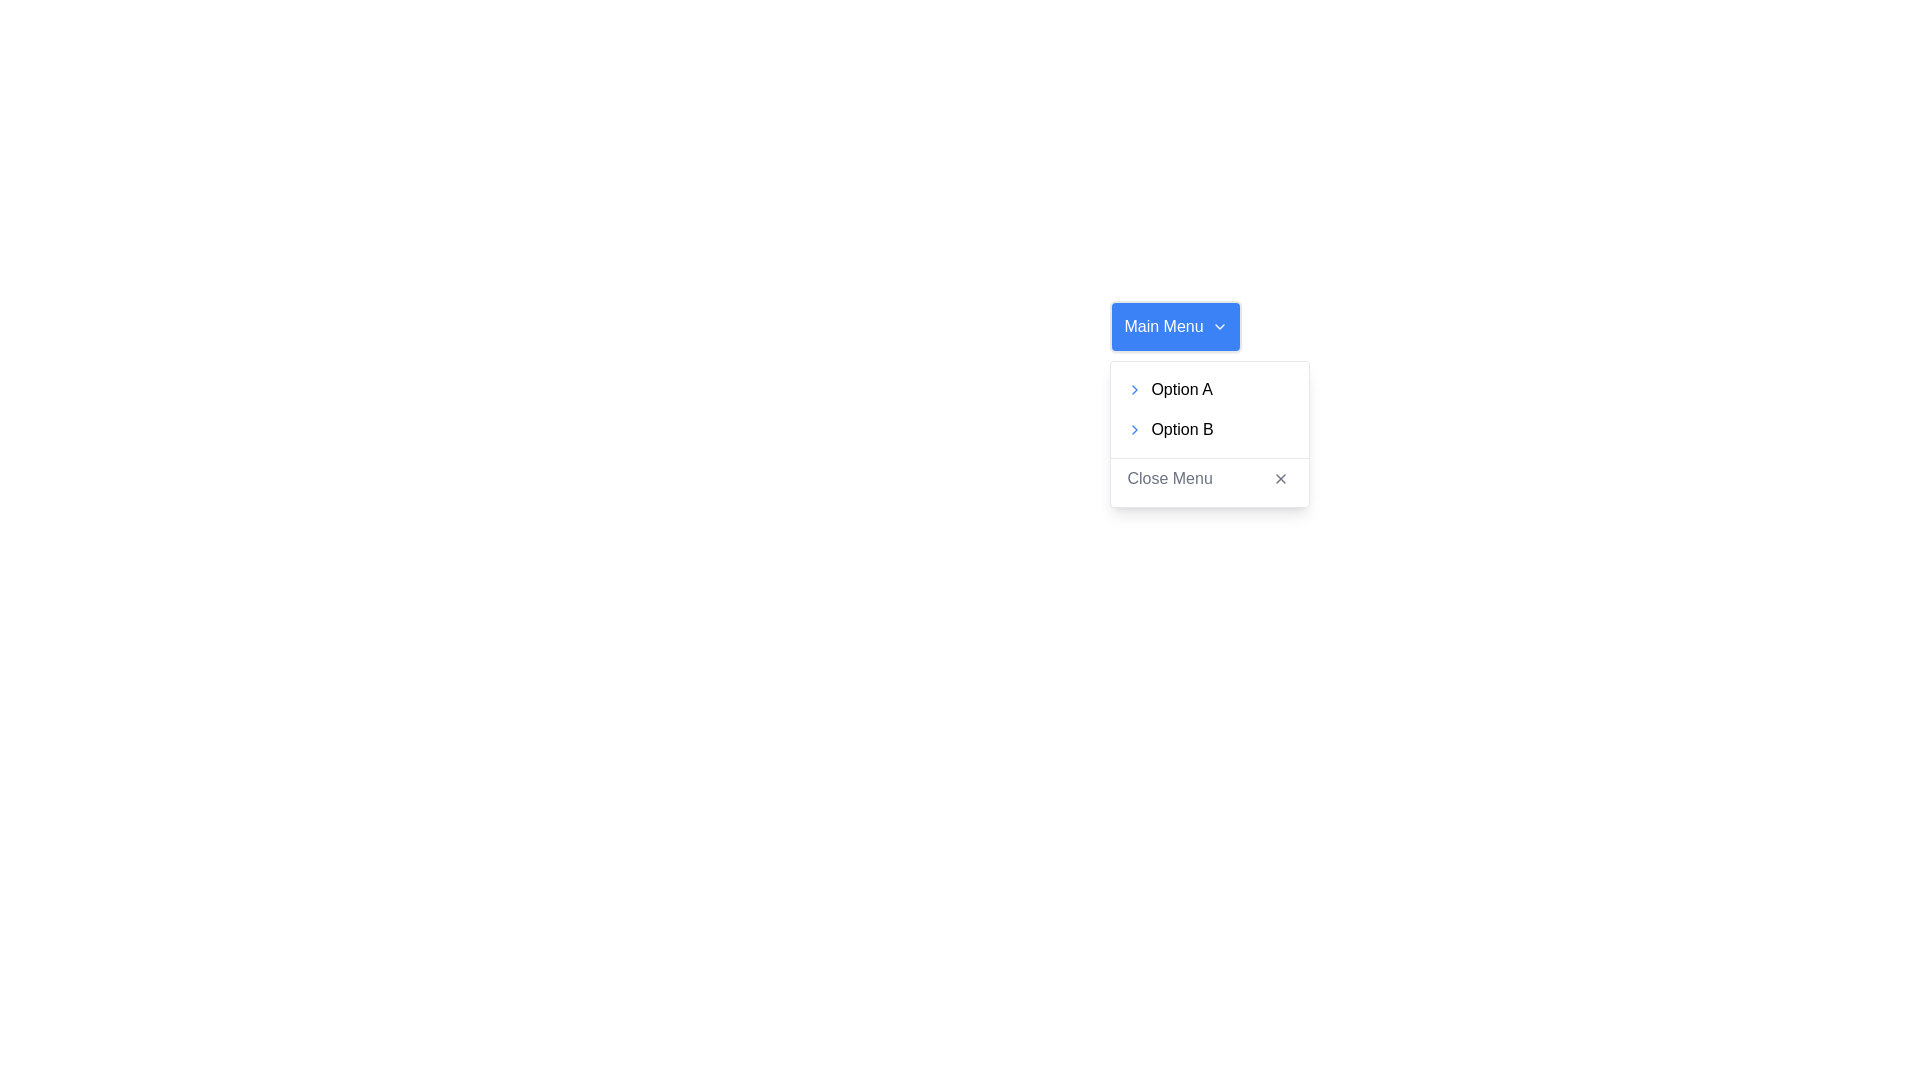  Describe the element at coordinates (1209, 389) in the screenshot. I see `the menu option labeled 'Option A' with a blue arrow icon` at that location.